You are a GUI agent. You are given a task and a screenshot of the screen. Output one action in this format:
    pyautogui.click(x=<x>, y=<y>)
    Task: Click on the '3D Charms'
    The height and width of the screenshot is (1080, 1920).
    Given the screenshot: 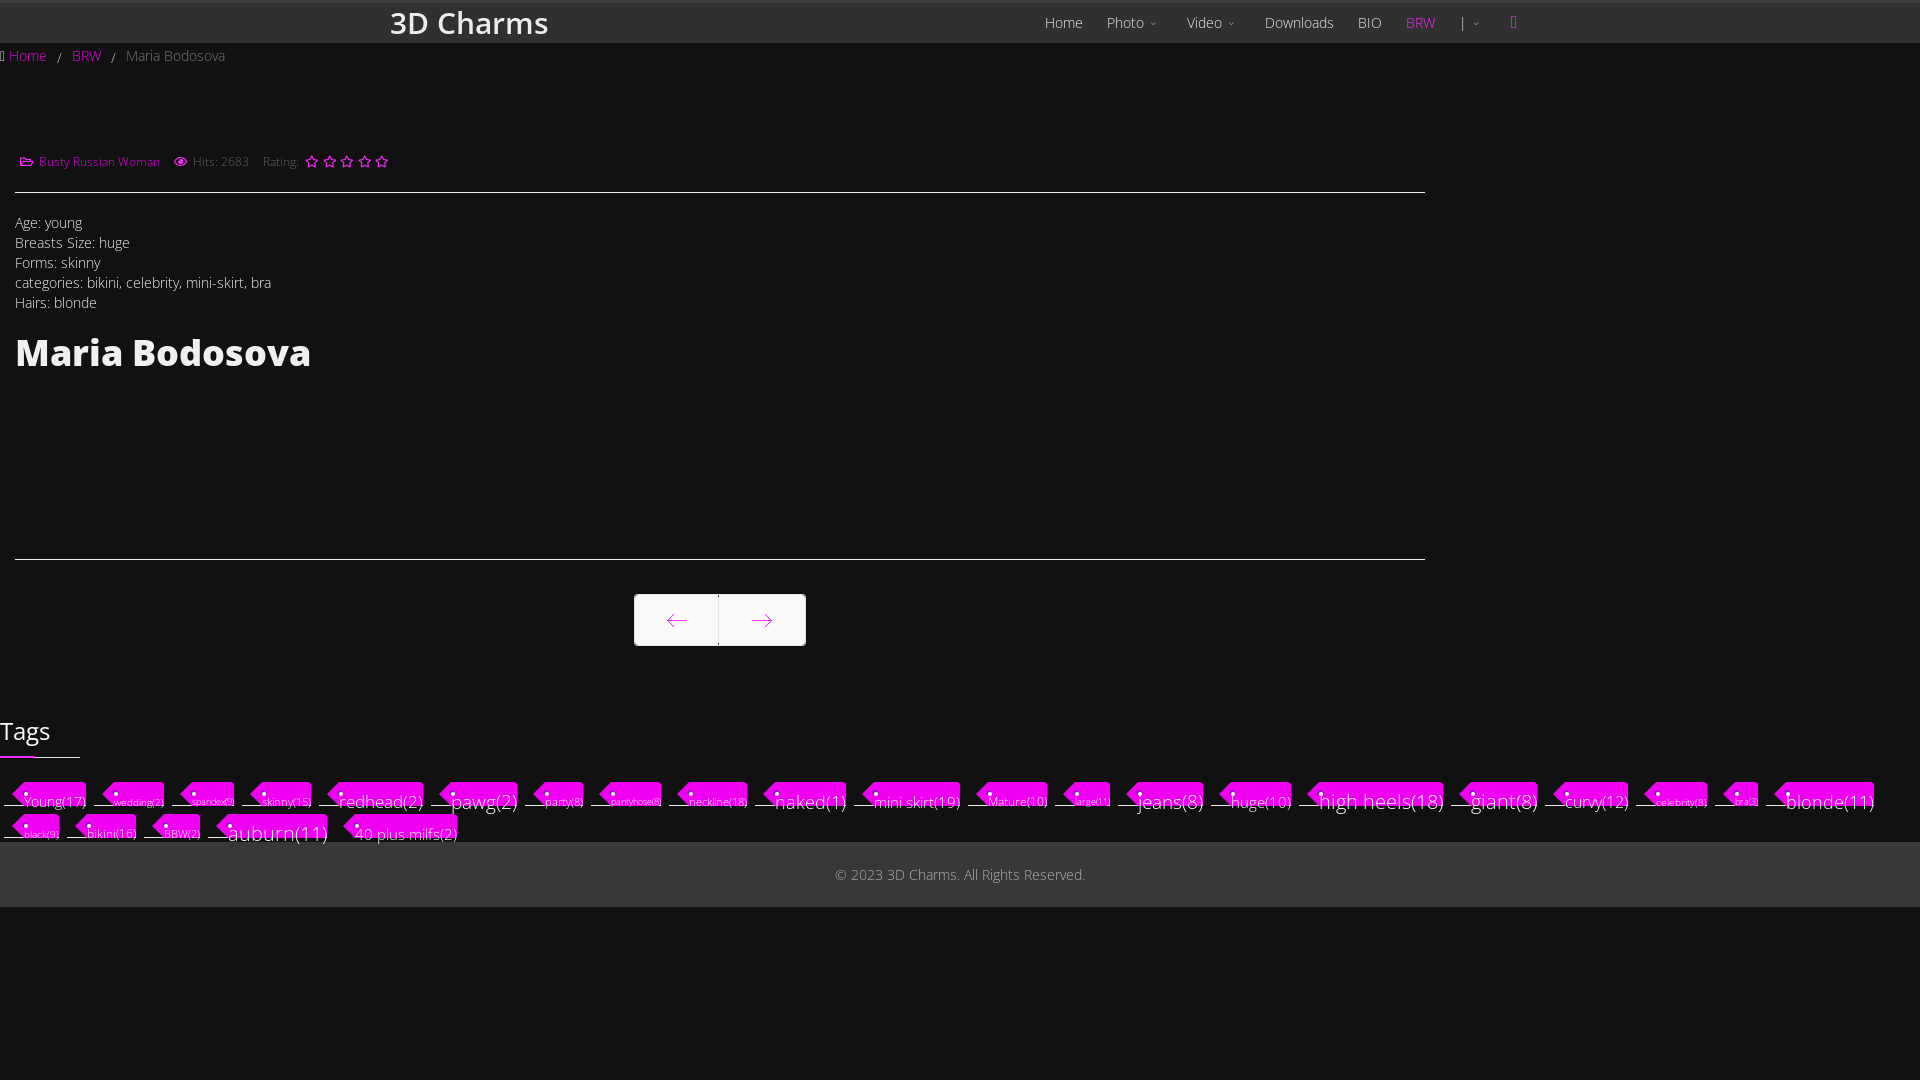 What is the action you would take?
    pyautogui.click(x=468, y=23)
    